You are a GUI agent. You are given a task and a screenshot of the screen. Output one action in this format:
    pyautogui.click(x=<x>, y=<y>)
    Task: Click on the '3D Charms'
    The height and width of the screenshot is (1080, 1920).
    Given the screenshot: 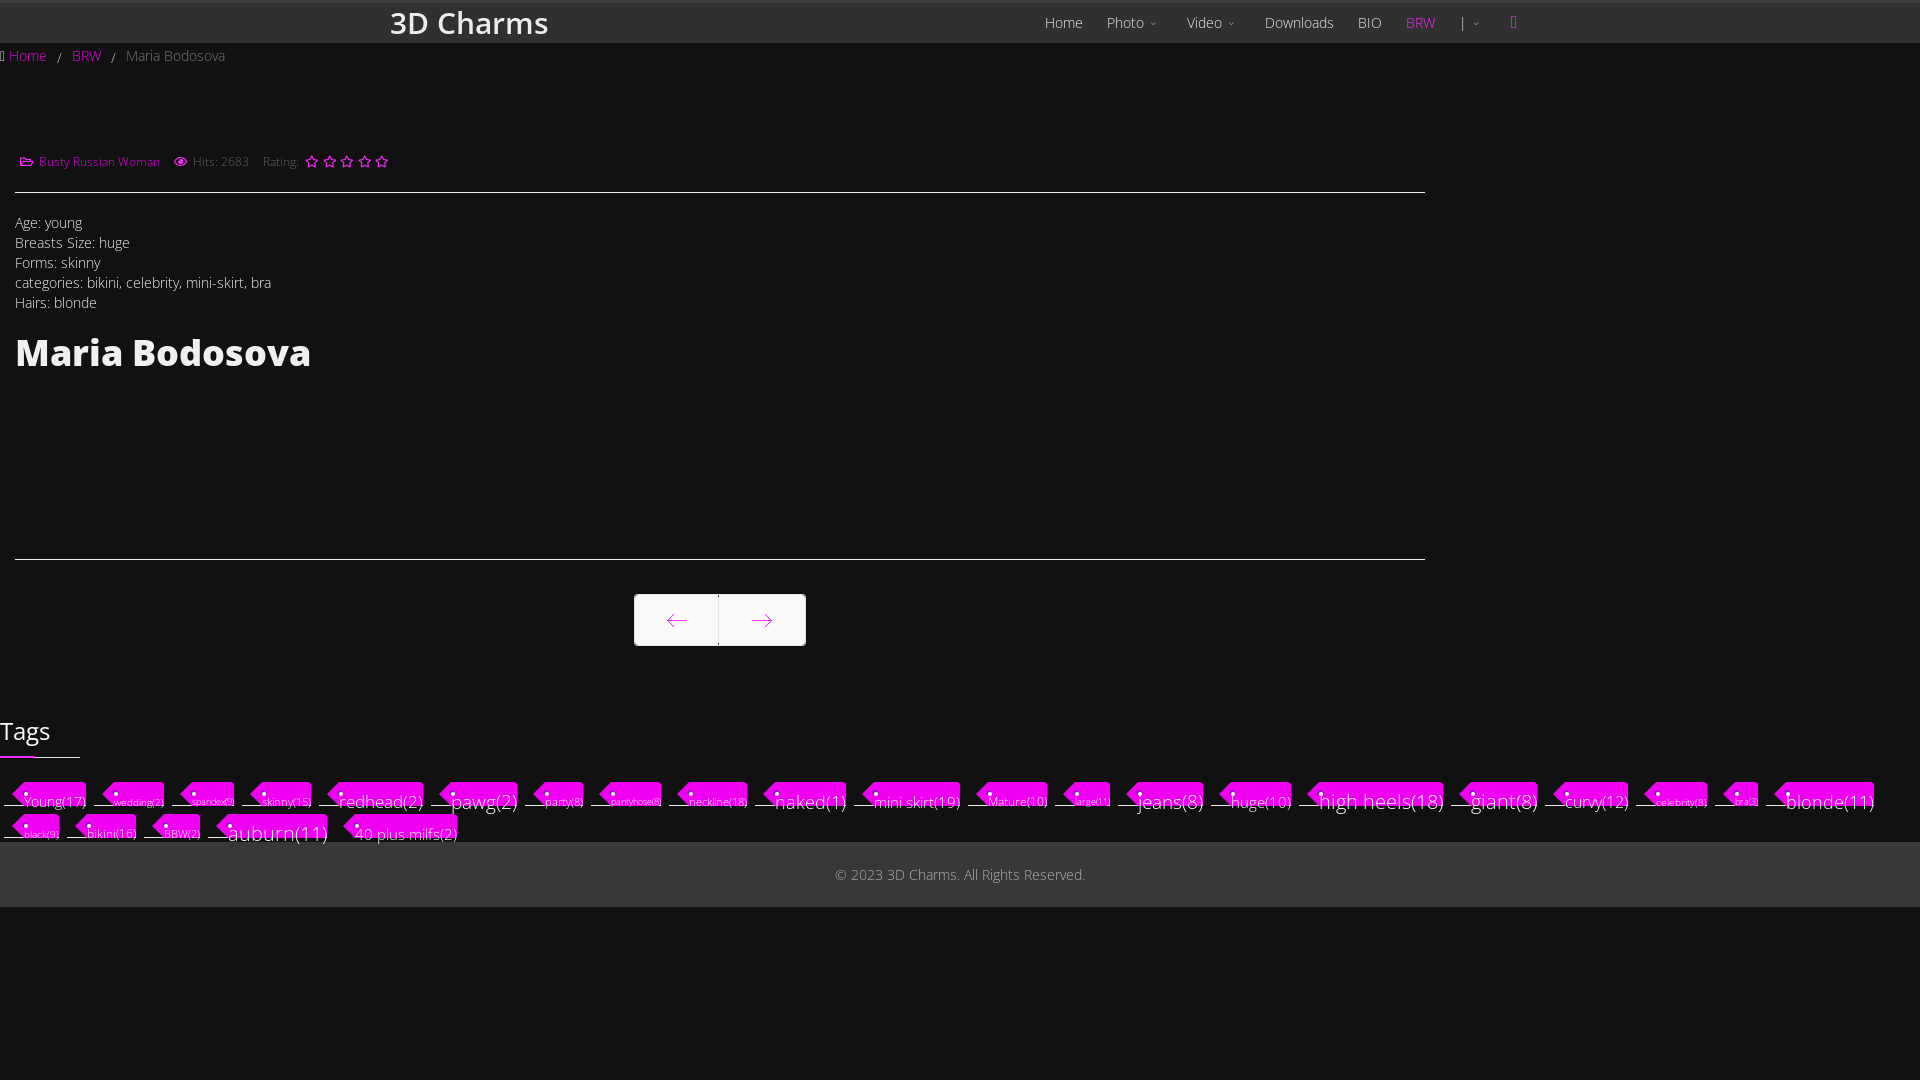 What is the action you would take?
    pyautogui.click(x=468, y=23)
    